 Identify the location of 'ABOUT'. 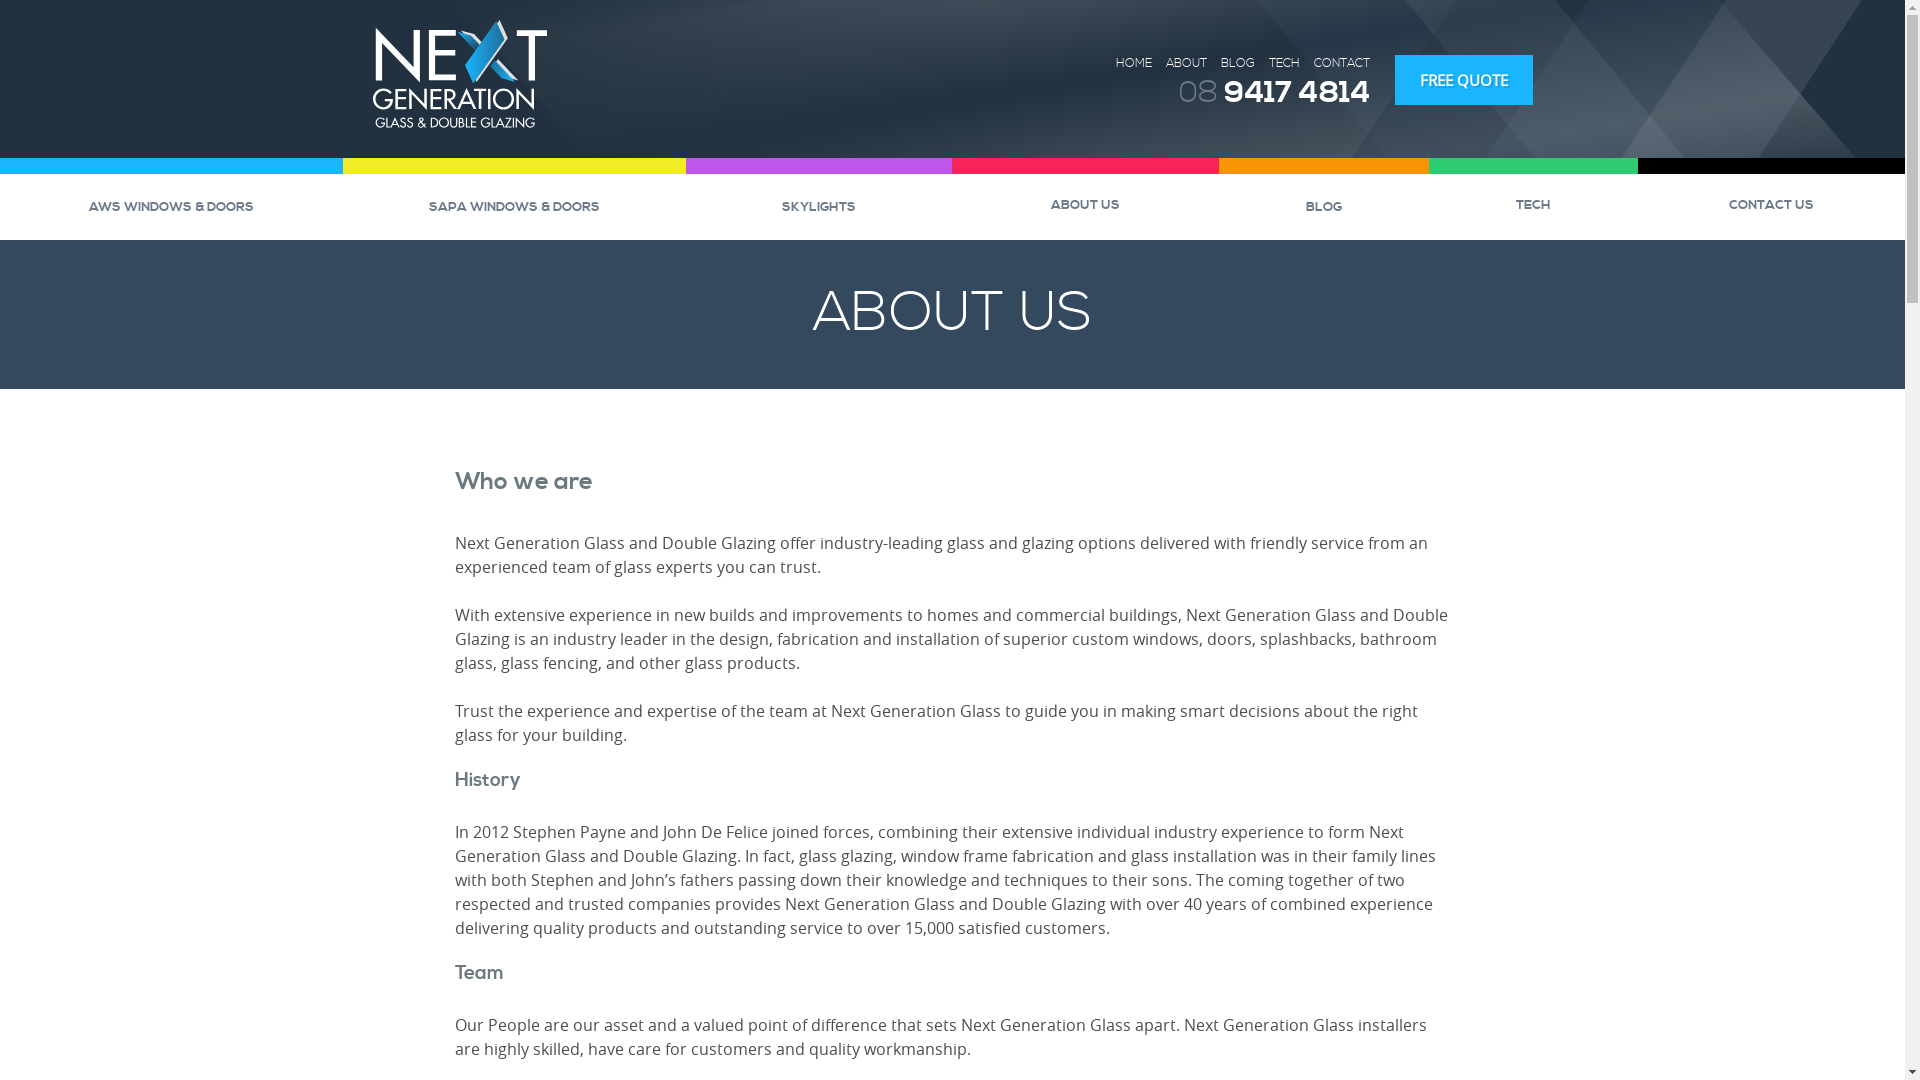
(1186, 62).